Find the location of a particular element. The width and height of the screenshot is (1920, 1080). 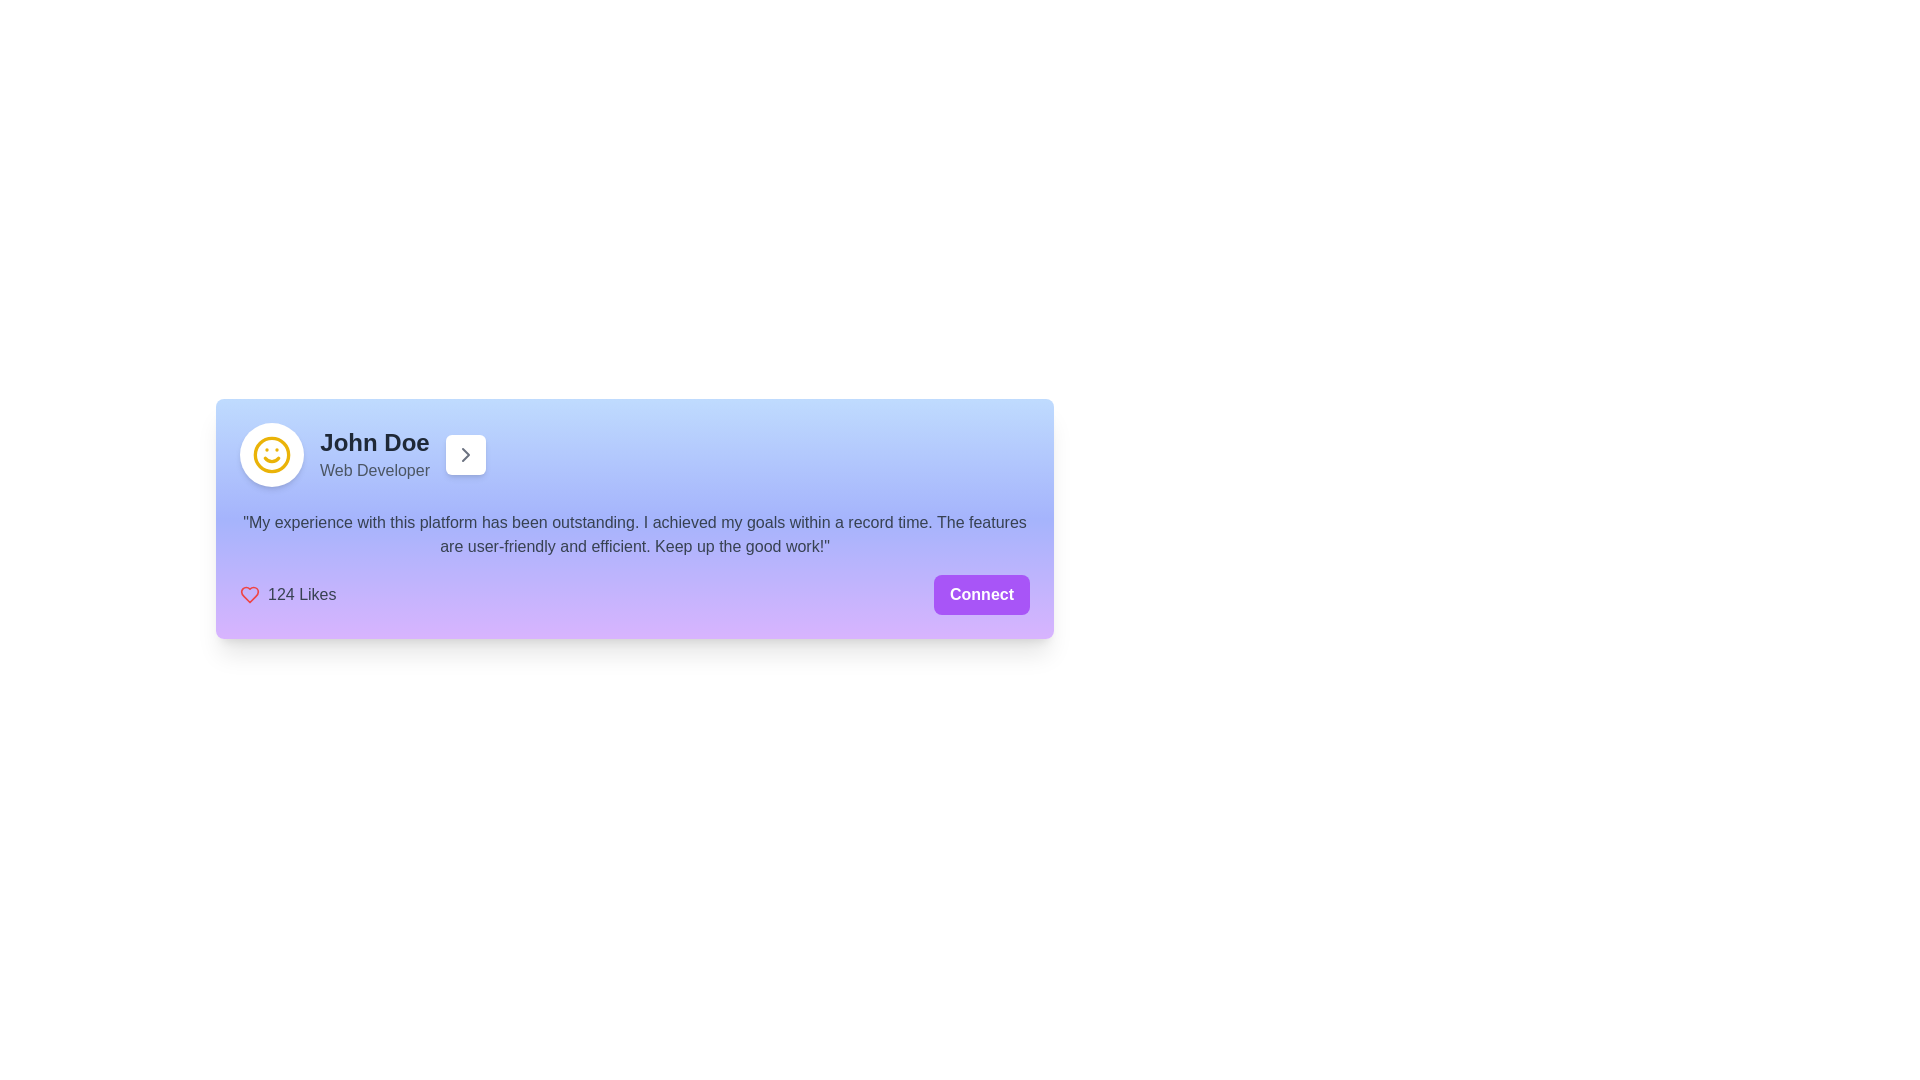

the text label displaying 'Web Developer', which is located below 'John Doe' in a card-like component is located at coordinates (374, 470).